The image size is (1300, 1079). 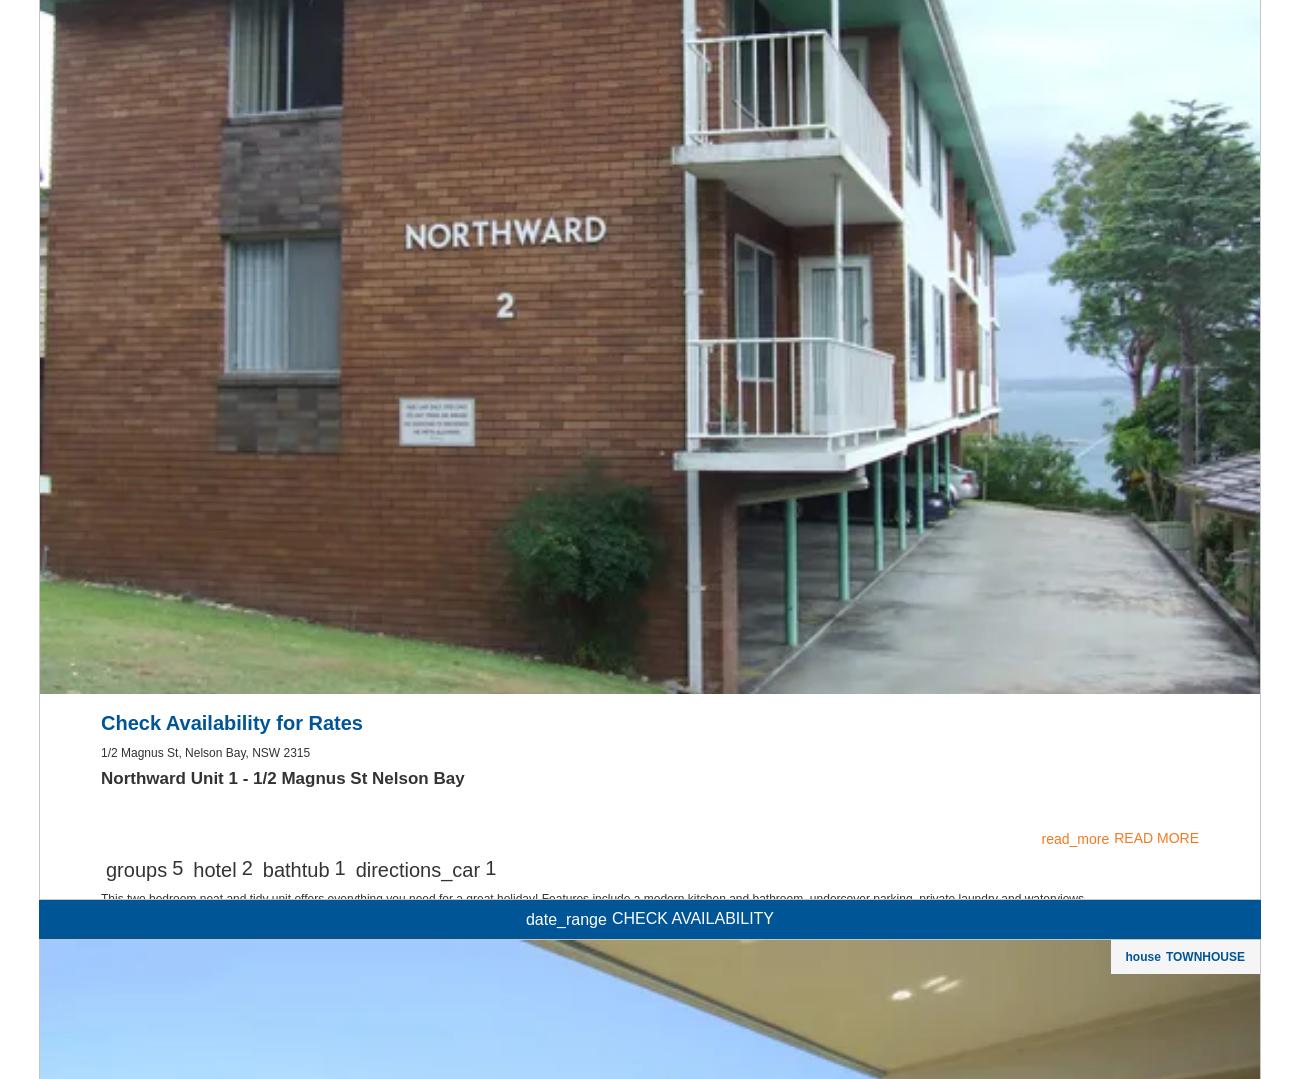 What do you see at coordinates (649, 220) in the screenshot?
I see `'ac_unit'` at bounding box center [649, 220].